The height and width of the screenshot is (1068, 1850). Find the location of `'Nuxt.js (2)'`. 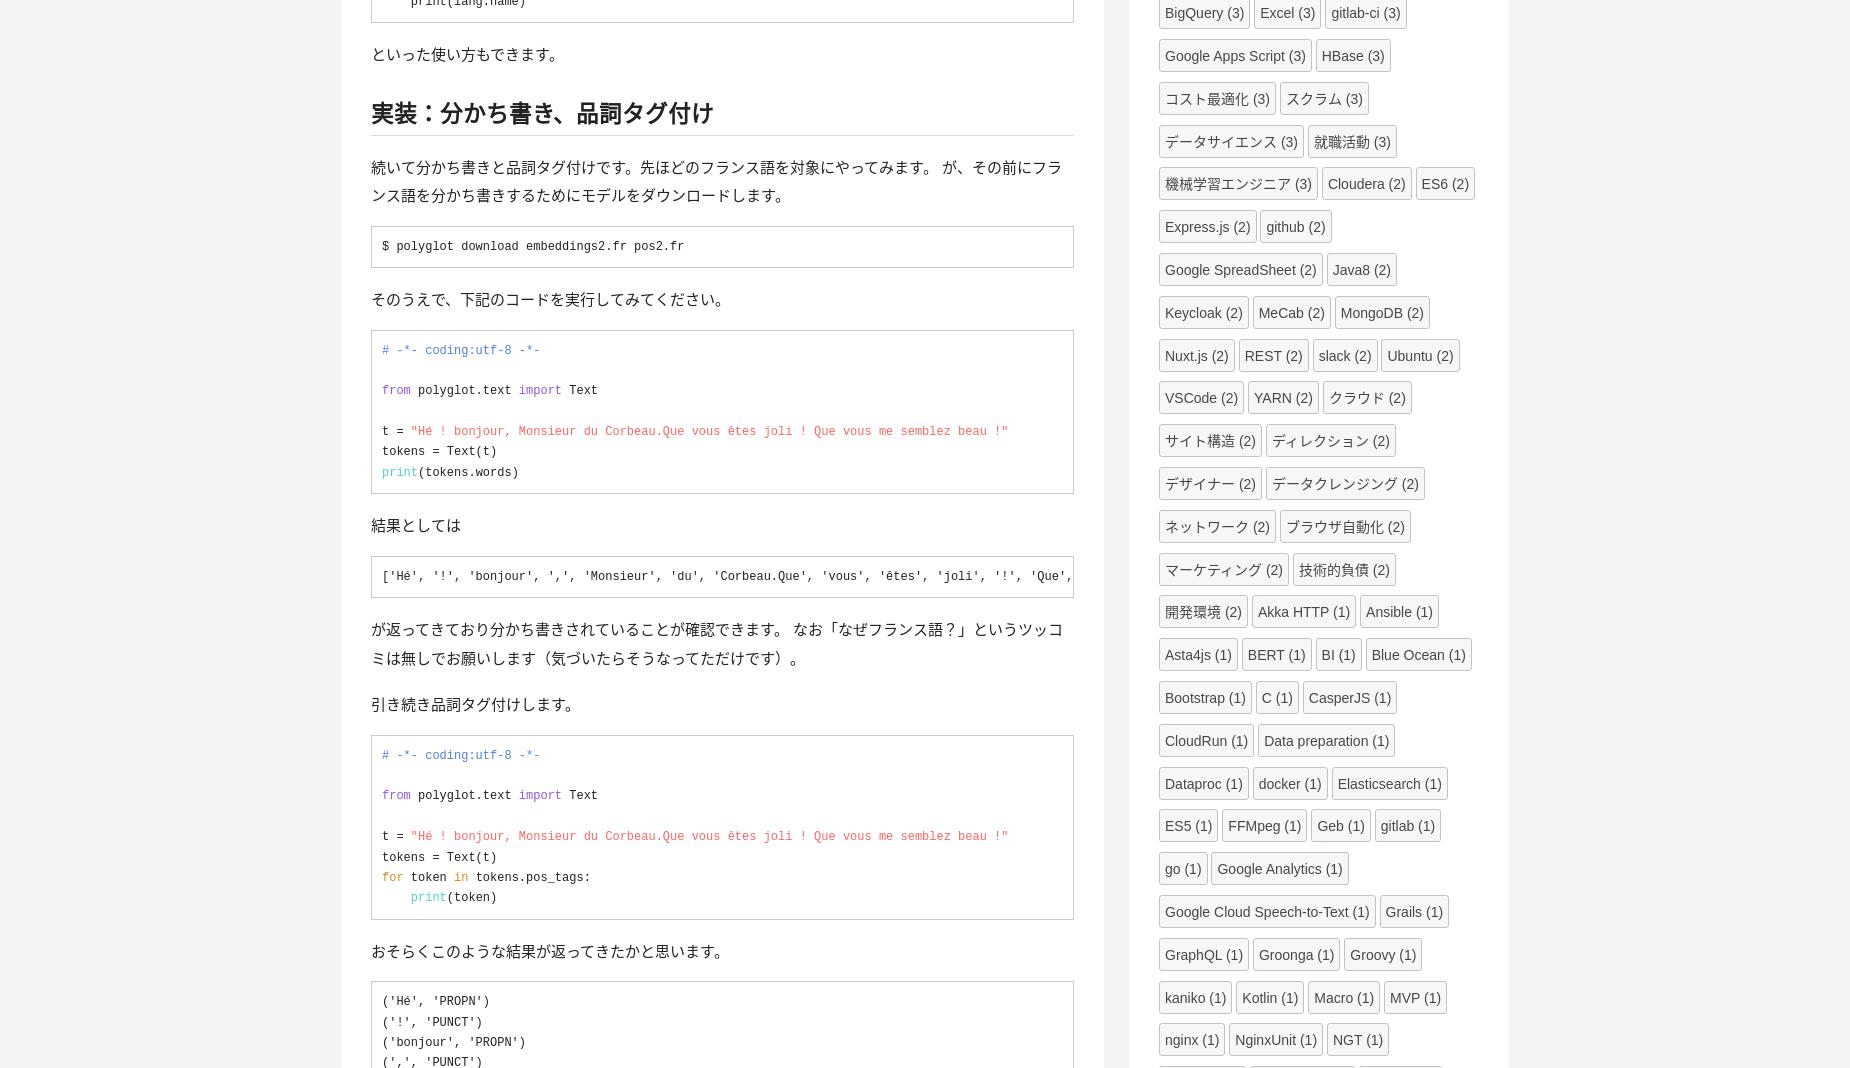

'Nuxt.js (2)' is located at coordinates (1195, 354).